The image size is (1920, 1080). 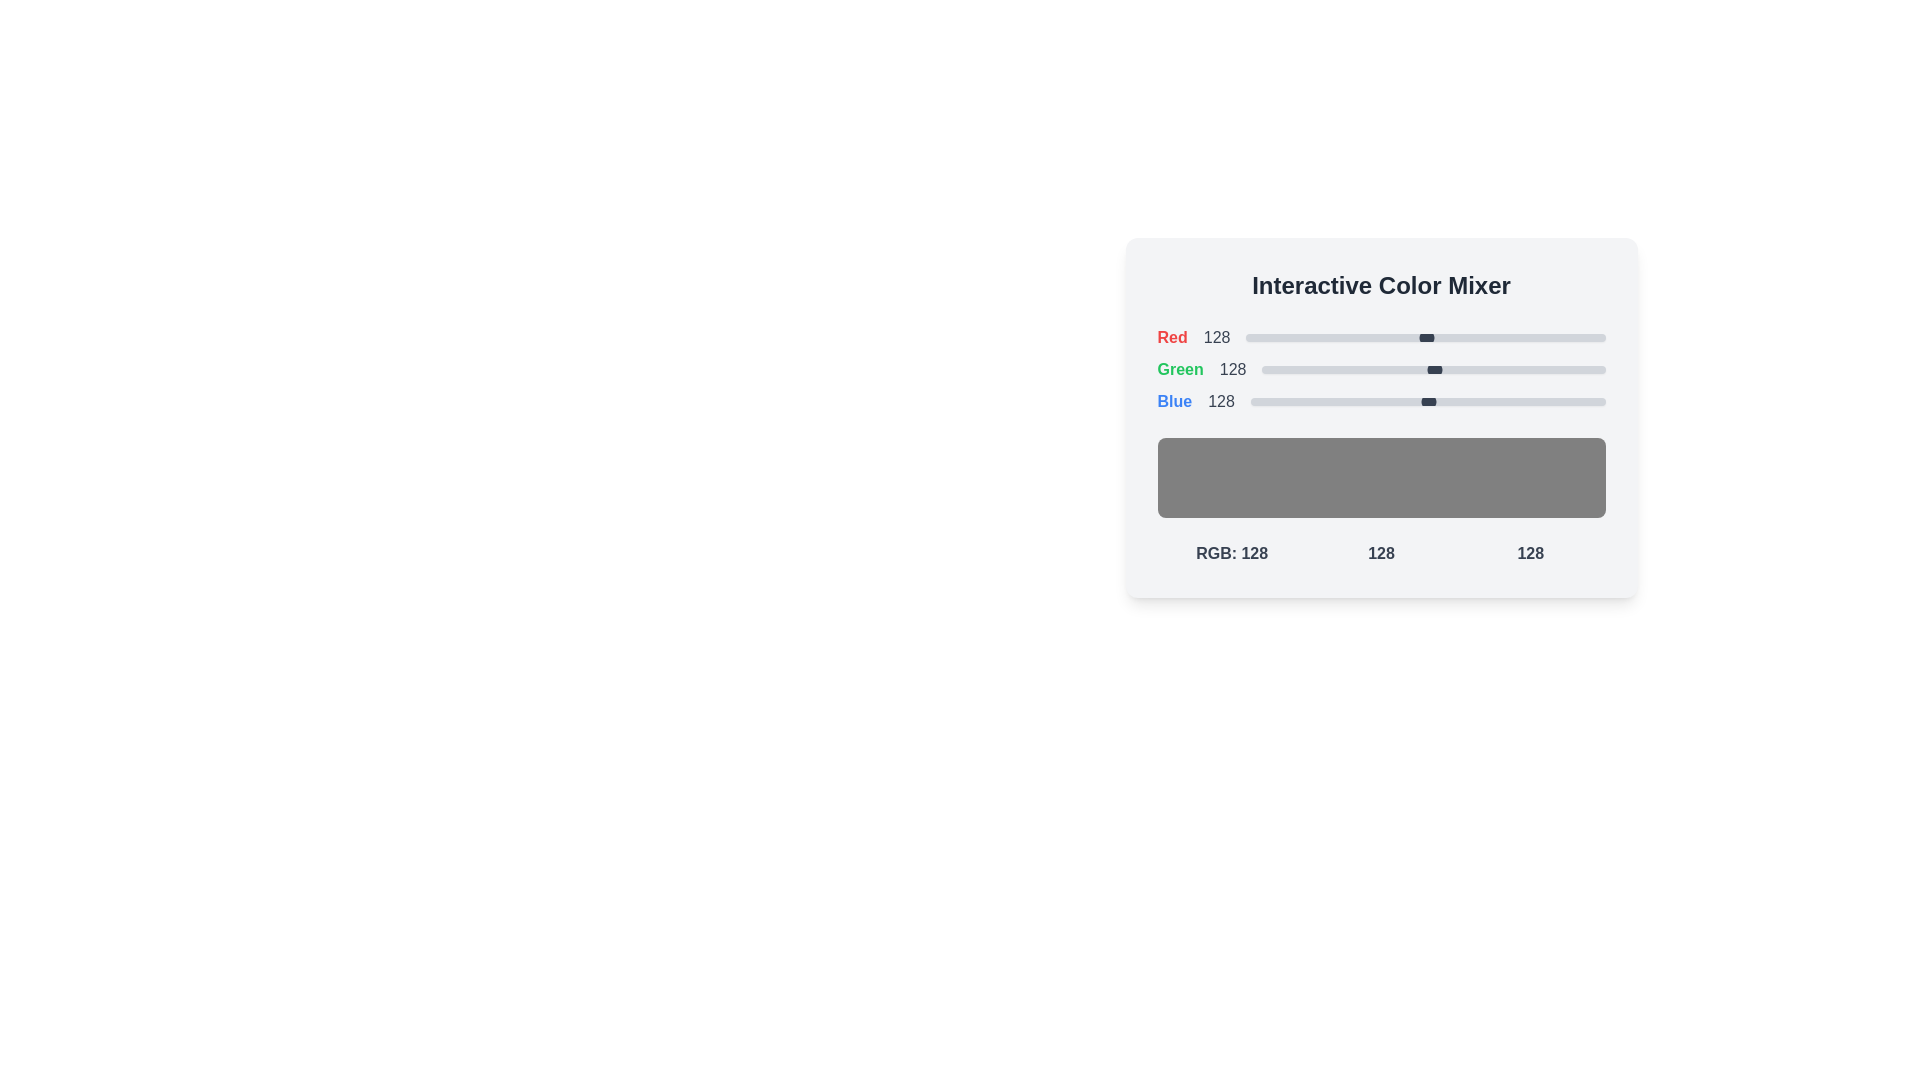 What do you see at coordinates (1172, 337) in the screenshot?
I see `the 'Red' label that indicates the control for the 'Red' value in the RGB color mixer interface` at bounding box center [1172, 337].